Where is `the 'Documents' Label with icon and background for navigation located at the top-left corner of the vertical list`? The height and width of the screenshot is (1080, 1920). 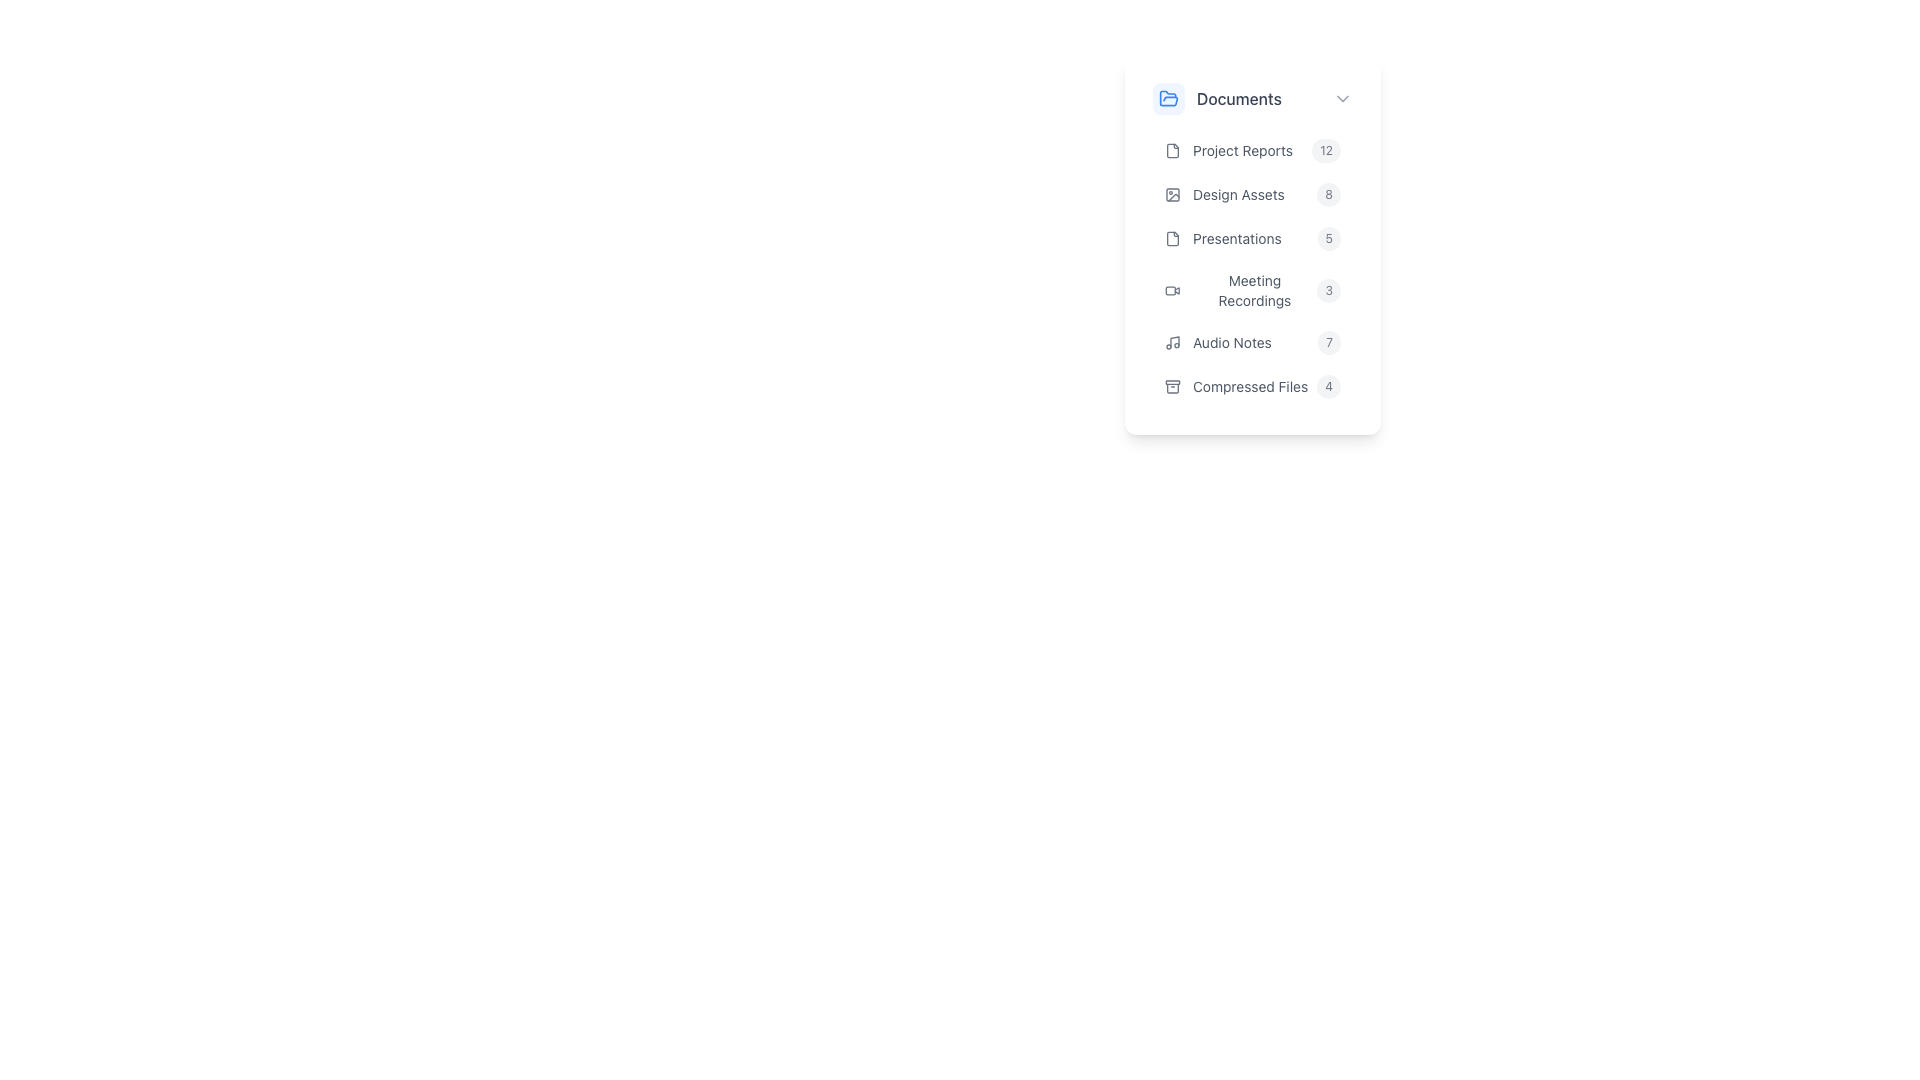
the 'Documents' Label with icon and background for navigation located at the top-left corner of the vertical list is located at coordinates (1242, 99).